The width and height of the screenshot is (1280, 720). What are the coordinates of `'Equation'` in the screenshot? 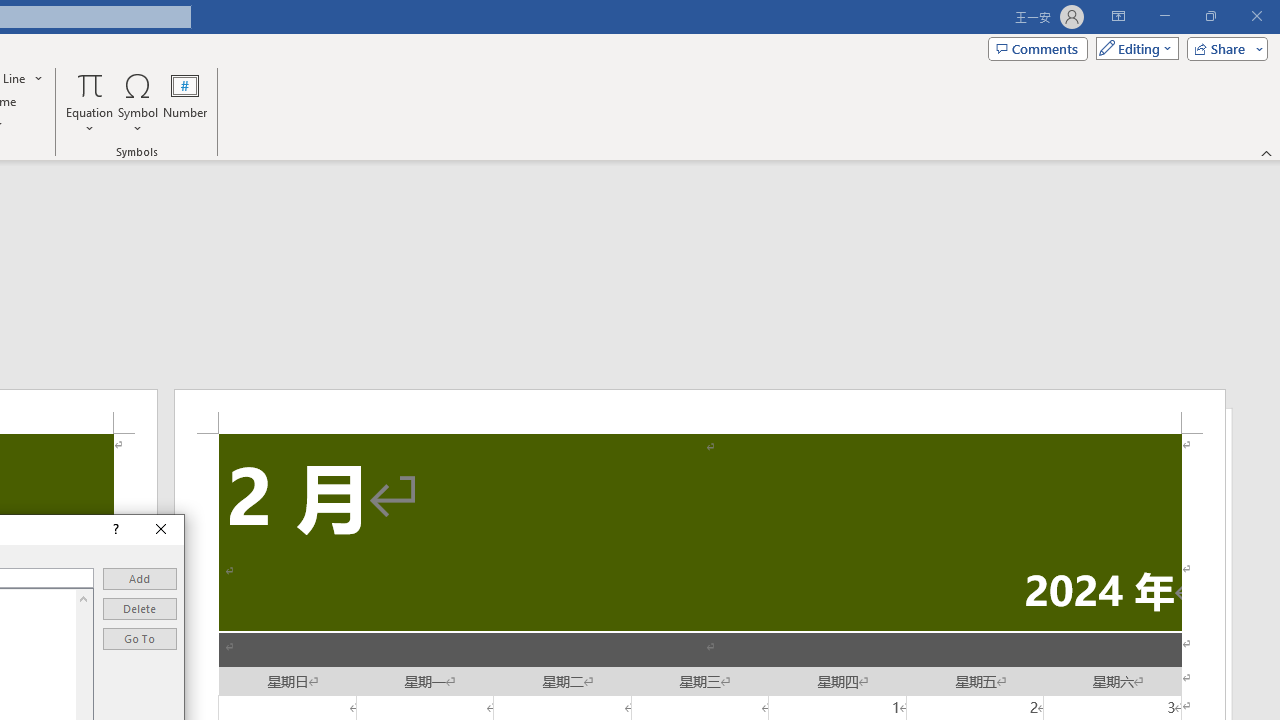 It's located at (89, 103).